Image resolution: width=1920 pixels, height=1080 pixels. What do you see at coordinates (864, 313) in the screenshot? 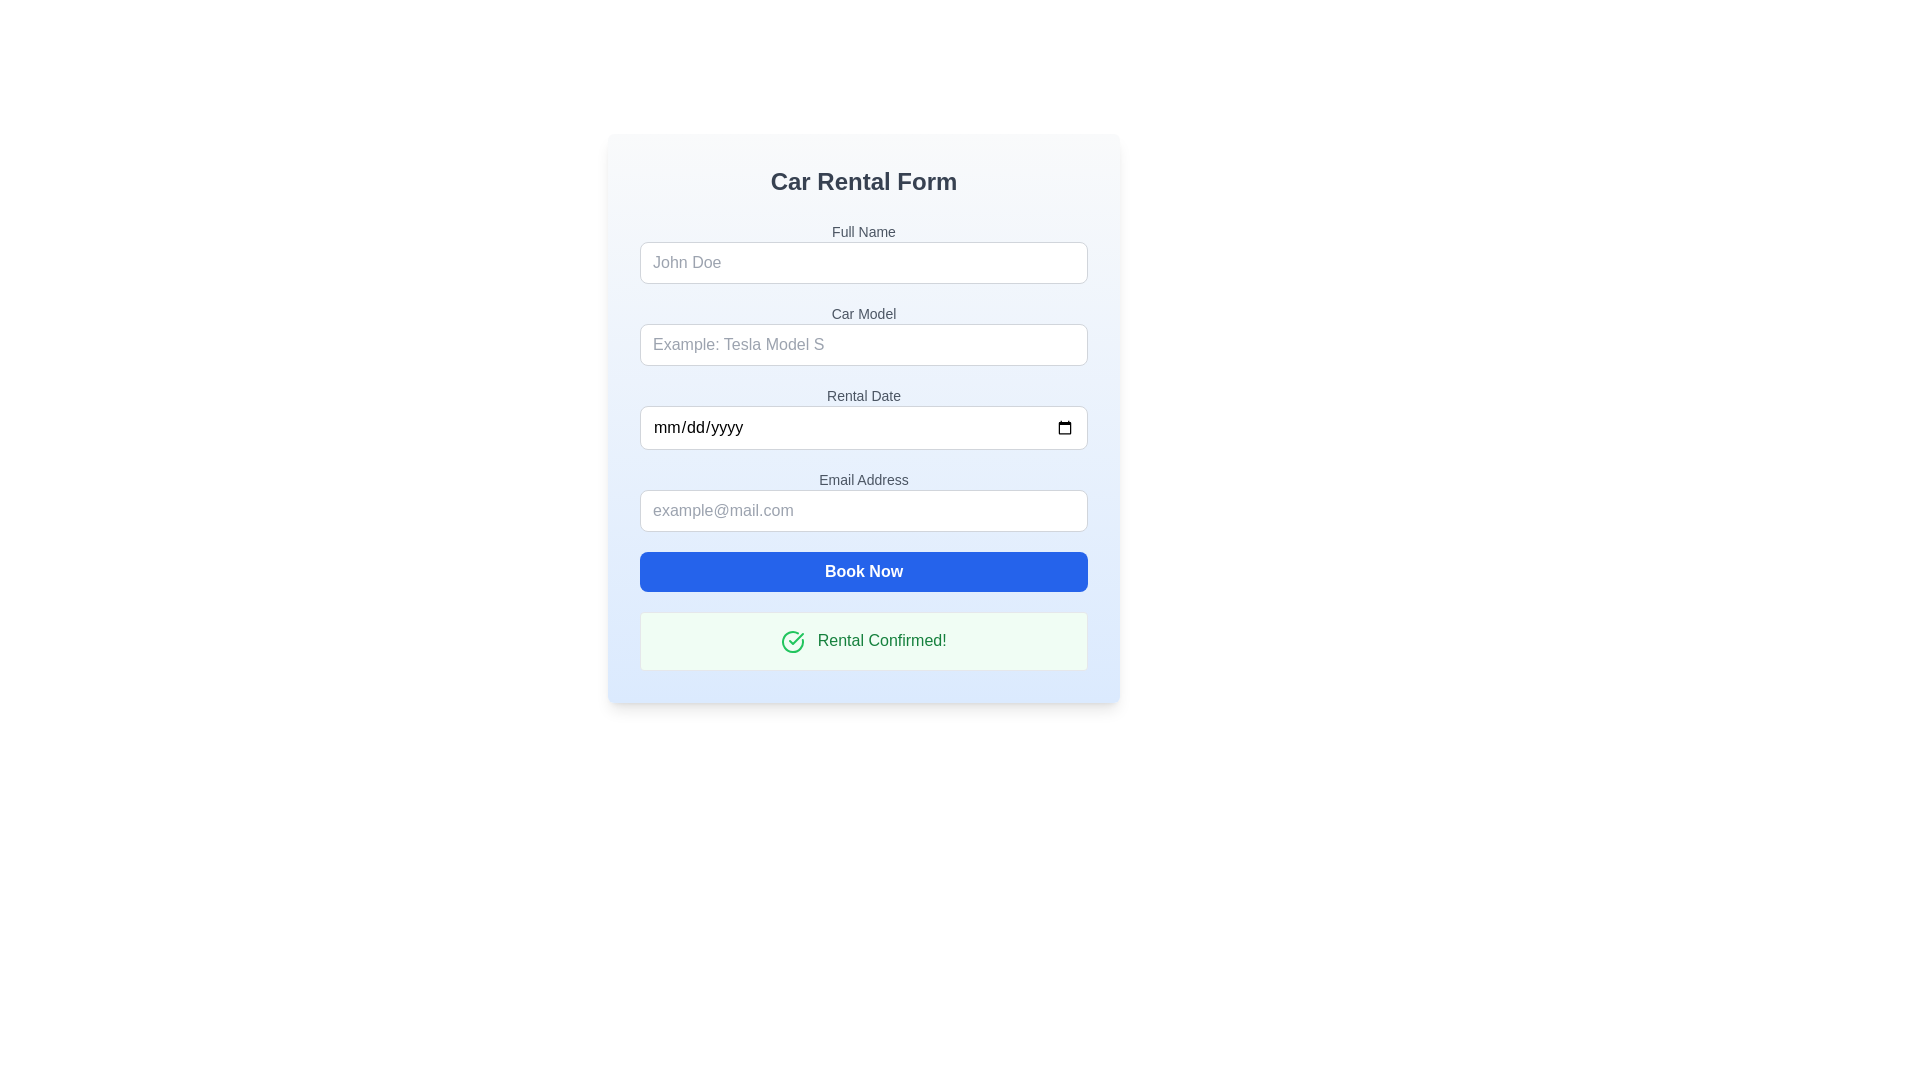
I see `the 'Car Model' text label, which is styled in a smaller muted gray font and positioned between the 'Full Name' and 'Example: Tesla Model S' input fields` at bounding box center [864, 313].